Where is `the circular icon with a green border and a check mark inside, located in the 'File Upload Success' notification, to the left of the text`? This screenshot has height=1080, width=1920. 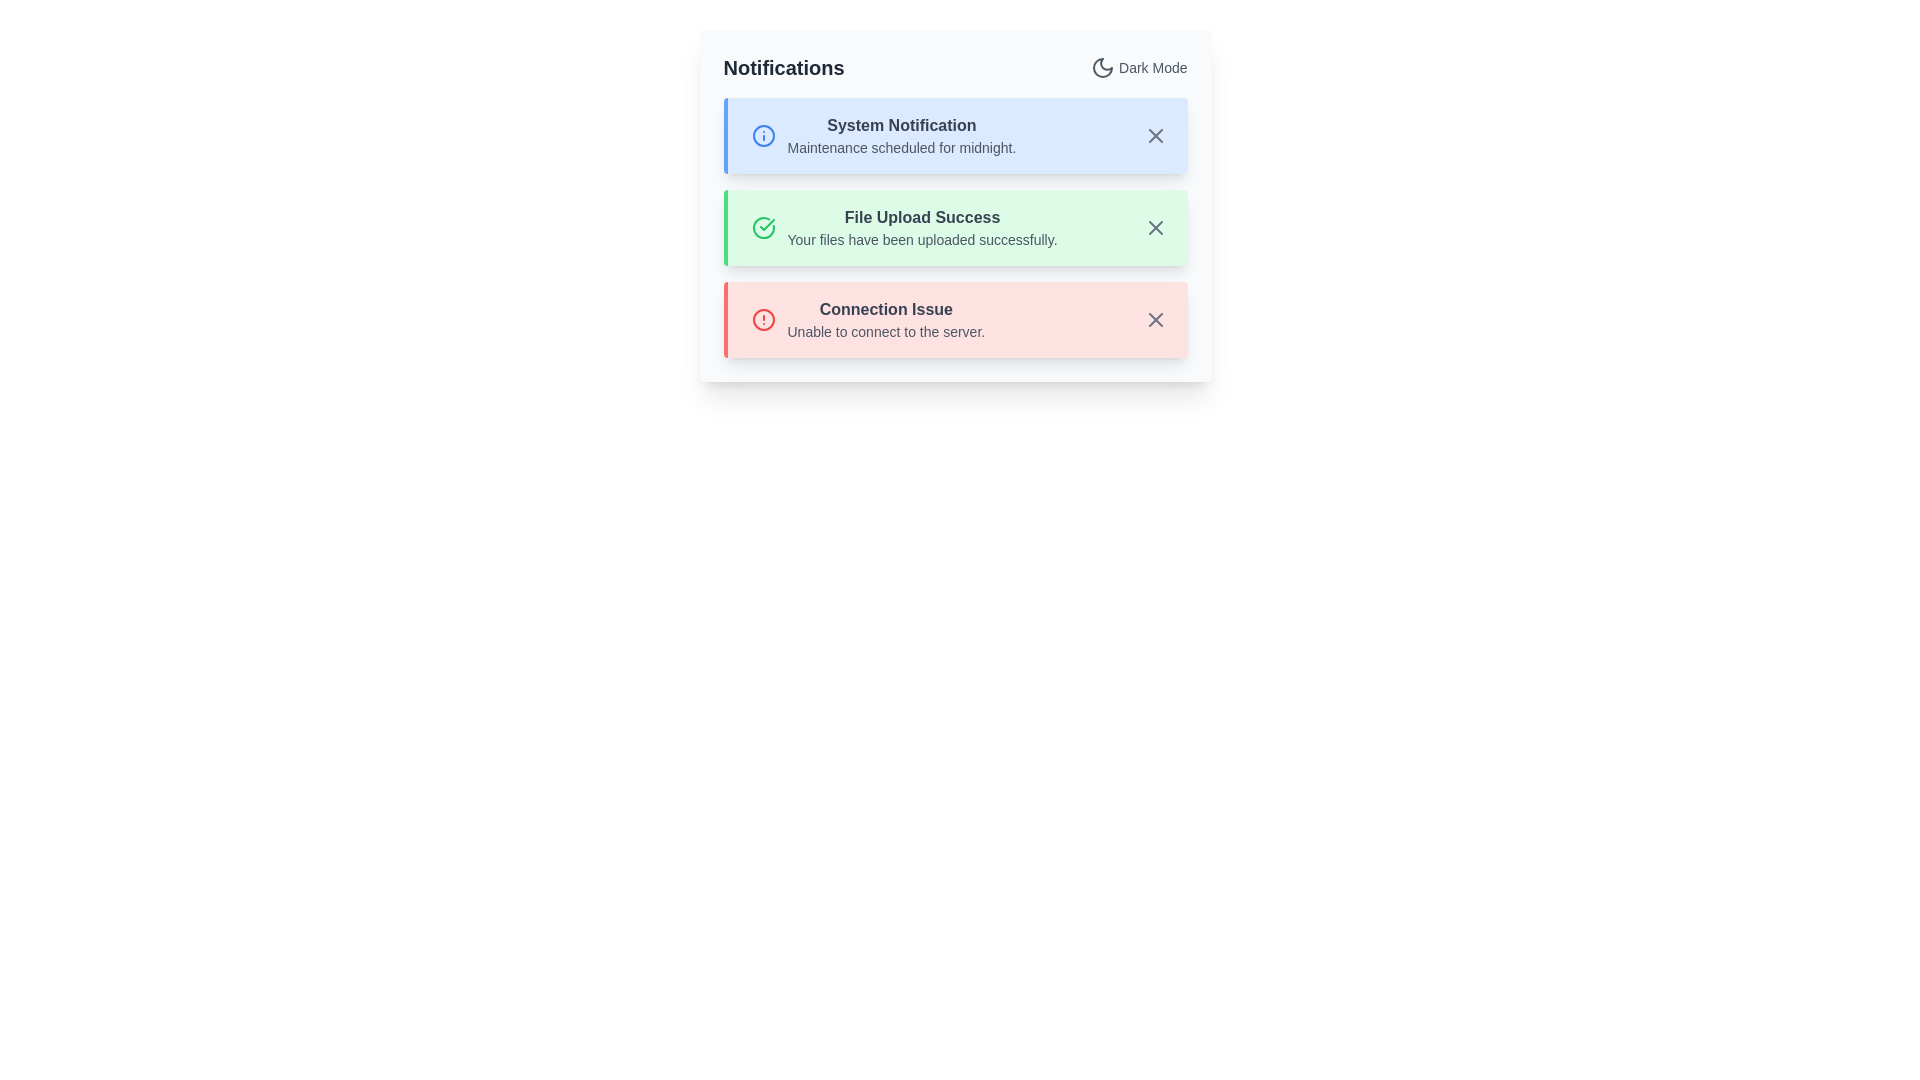 the circular icon with a green border and a check mark inside, located in the 'File Upload Success' notification, to the left of the text is located at coordinates (762, 226).